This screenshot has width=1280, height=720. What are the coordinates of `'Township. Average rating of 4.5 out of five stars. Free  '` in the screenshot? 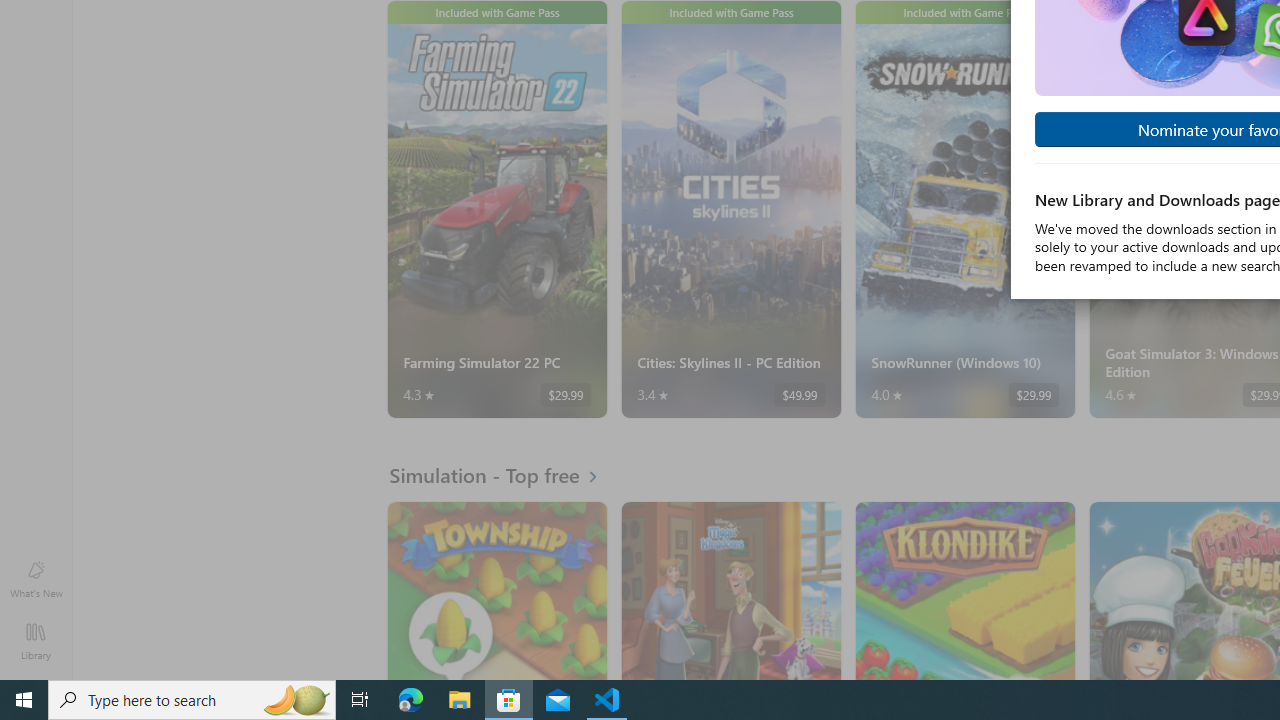 It's located at (497, 589).